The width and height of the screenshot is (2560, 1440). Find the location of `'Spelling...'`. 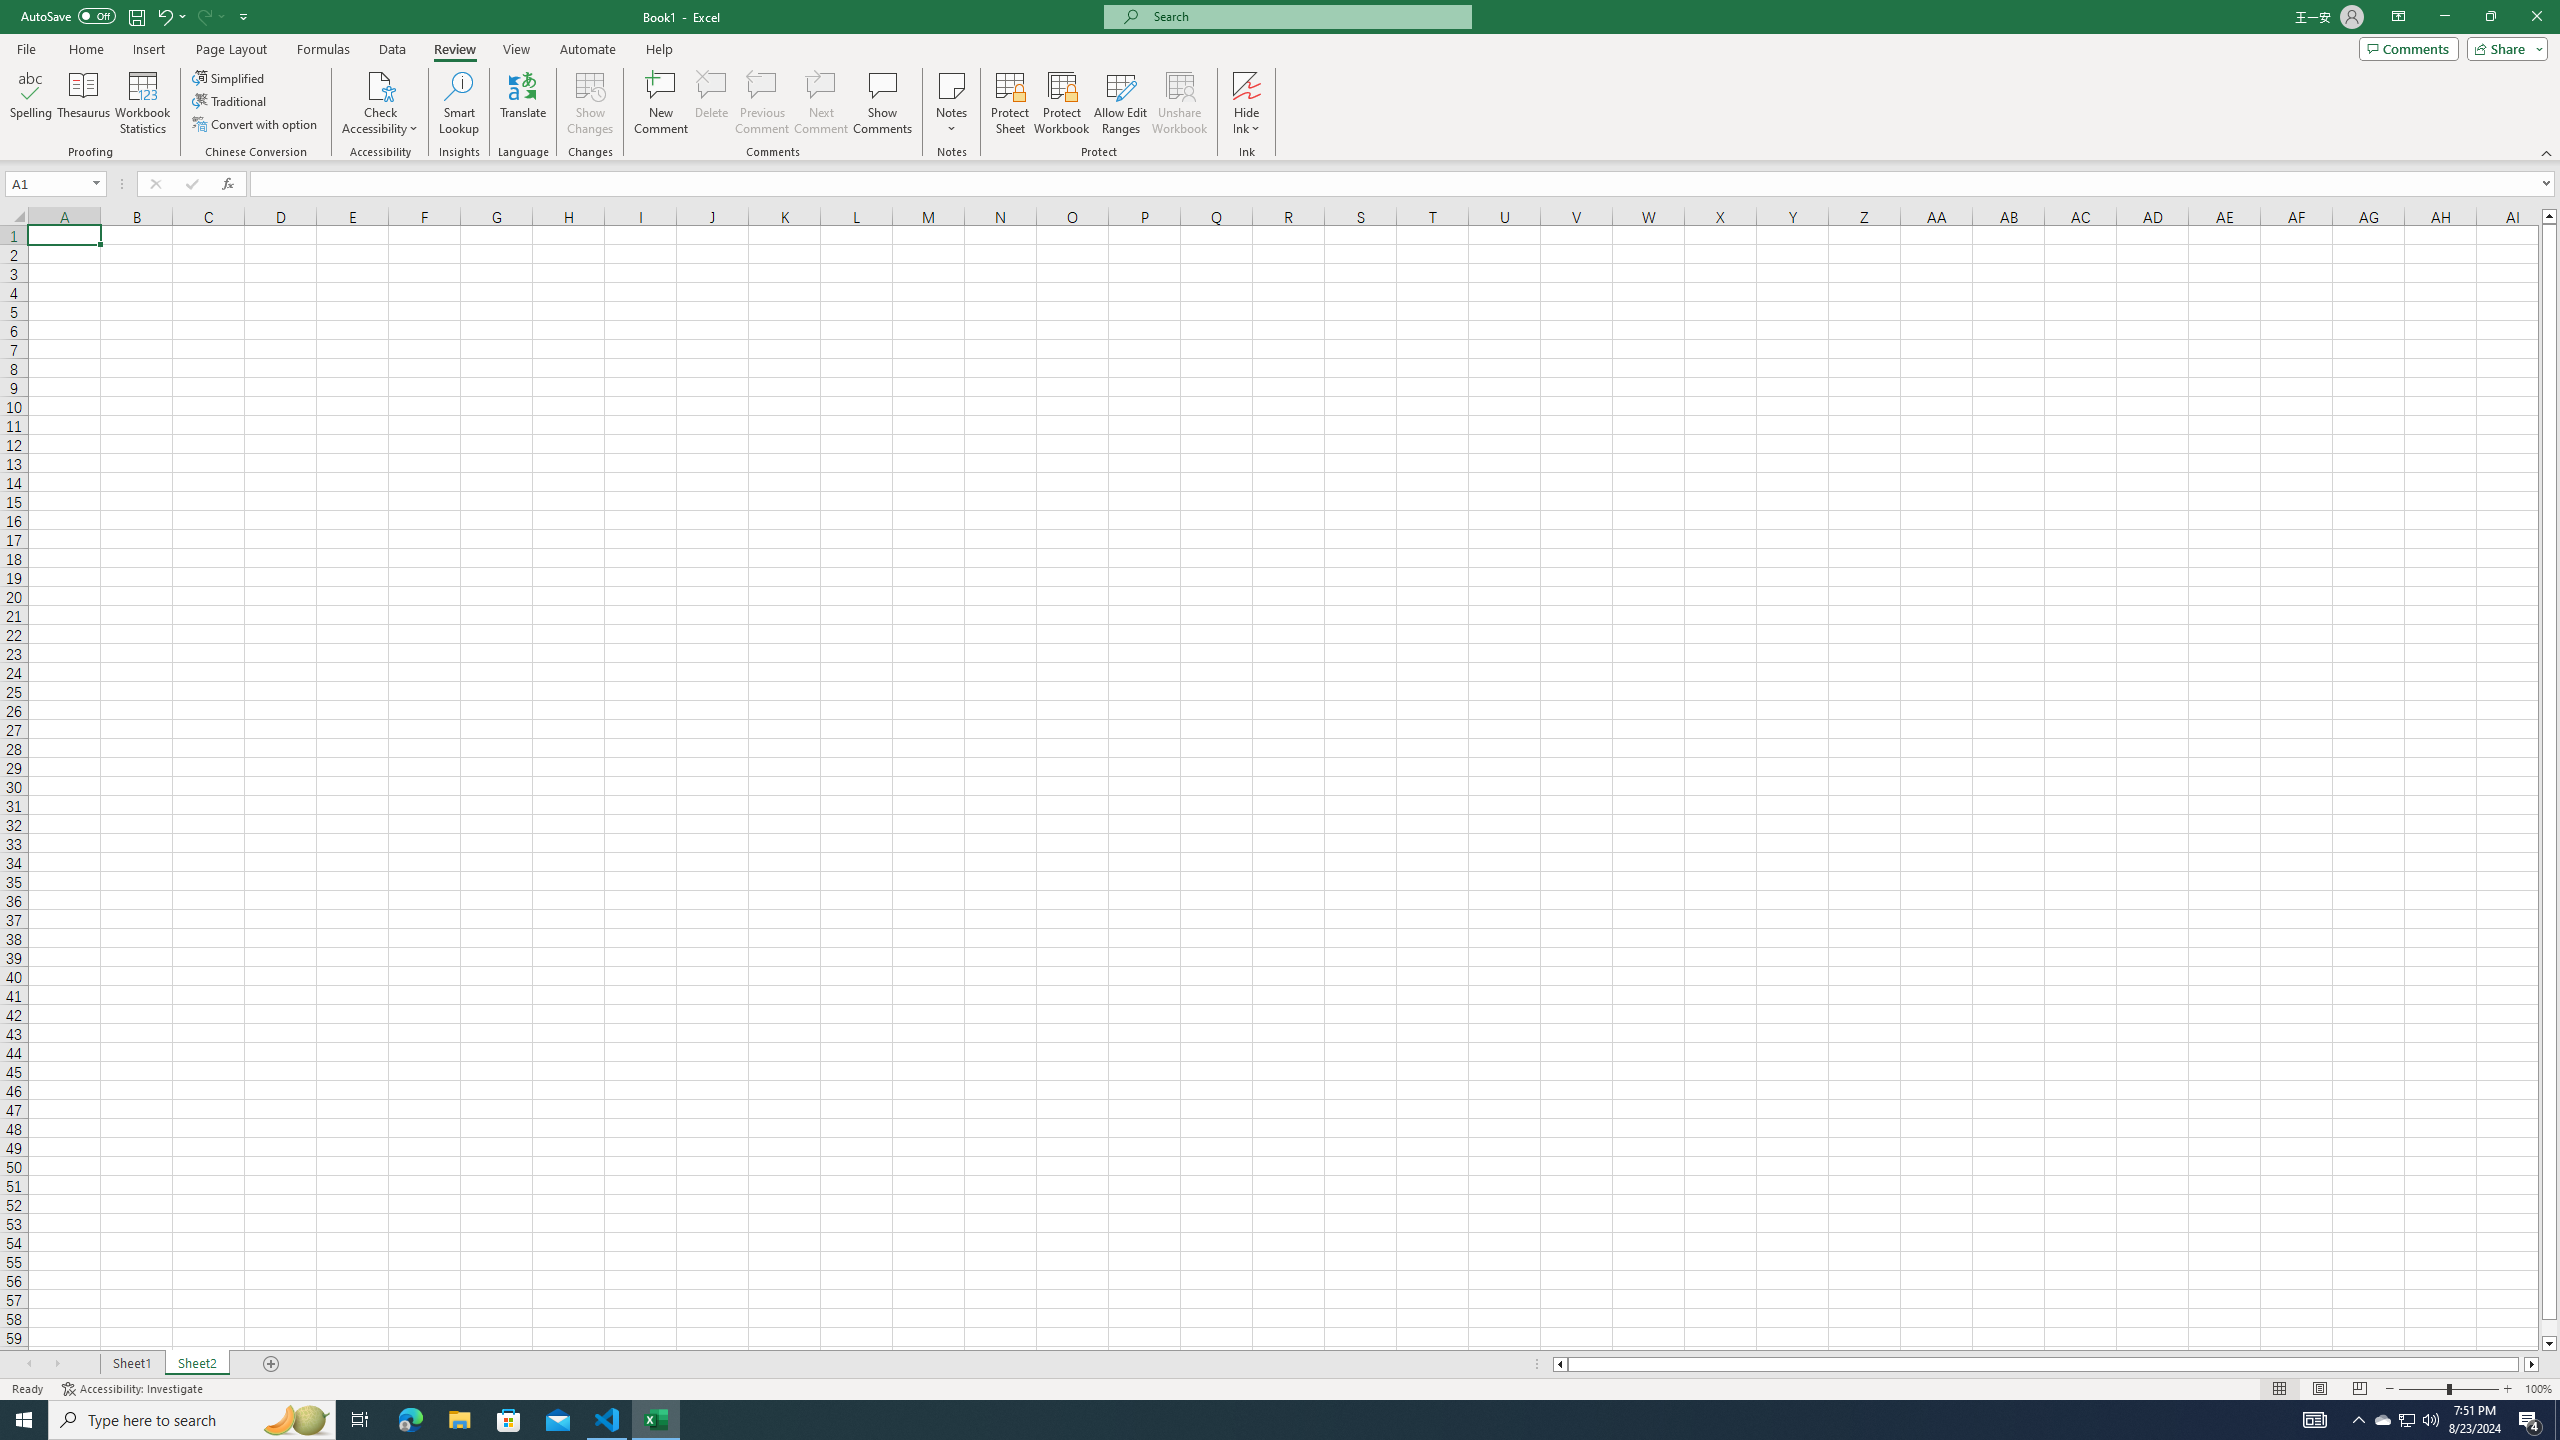

'Spelling...' is located at coordinates (29, 103).